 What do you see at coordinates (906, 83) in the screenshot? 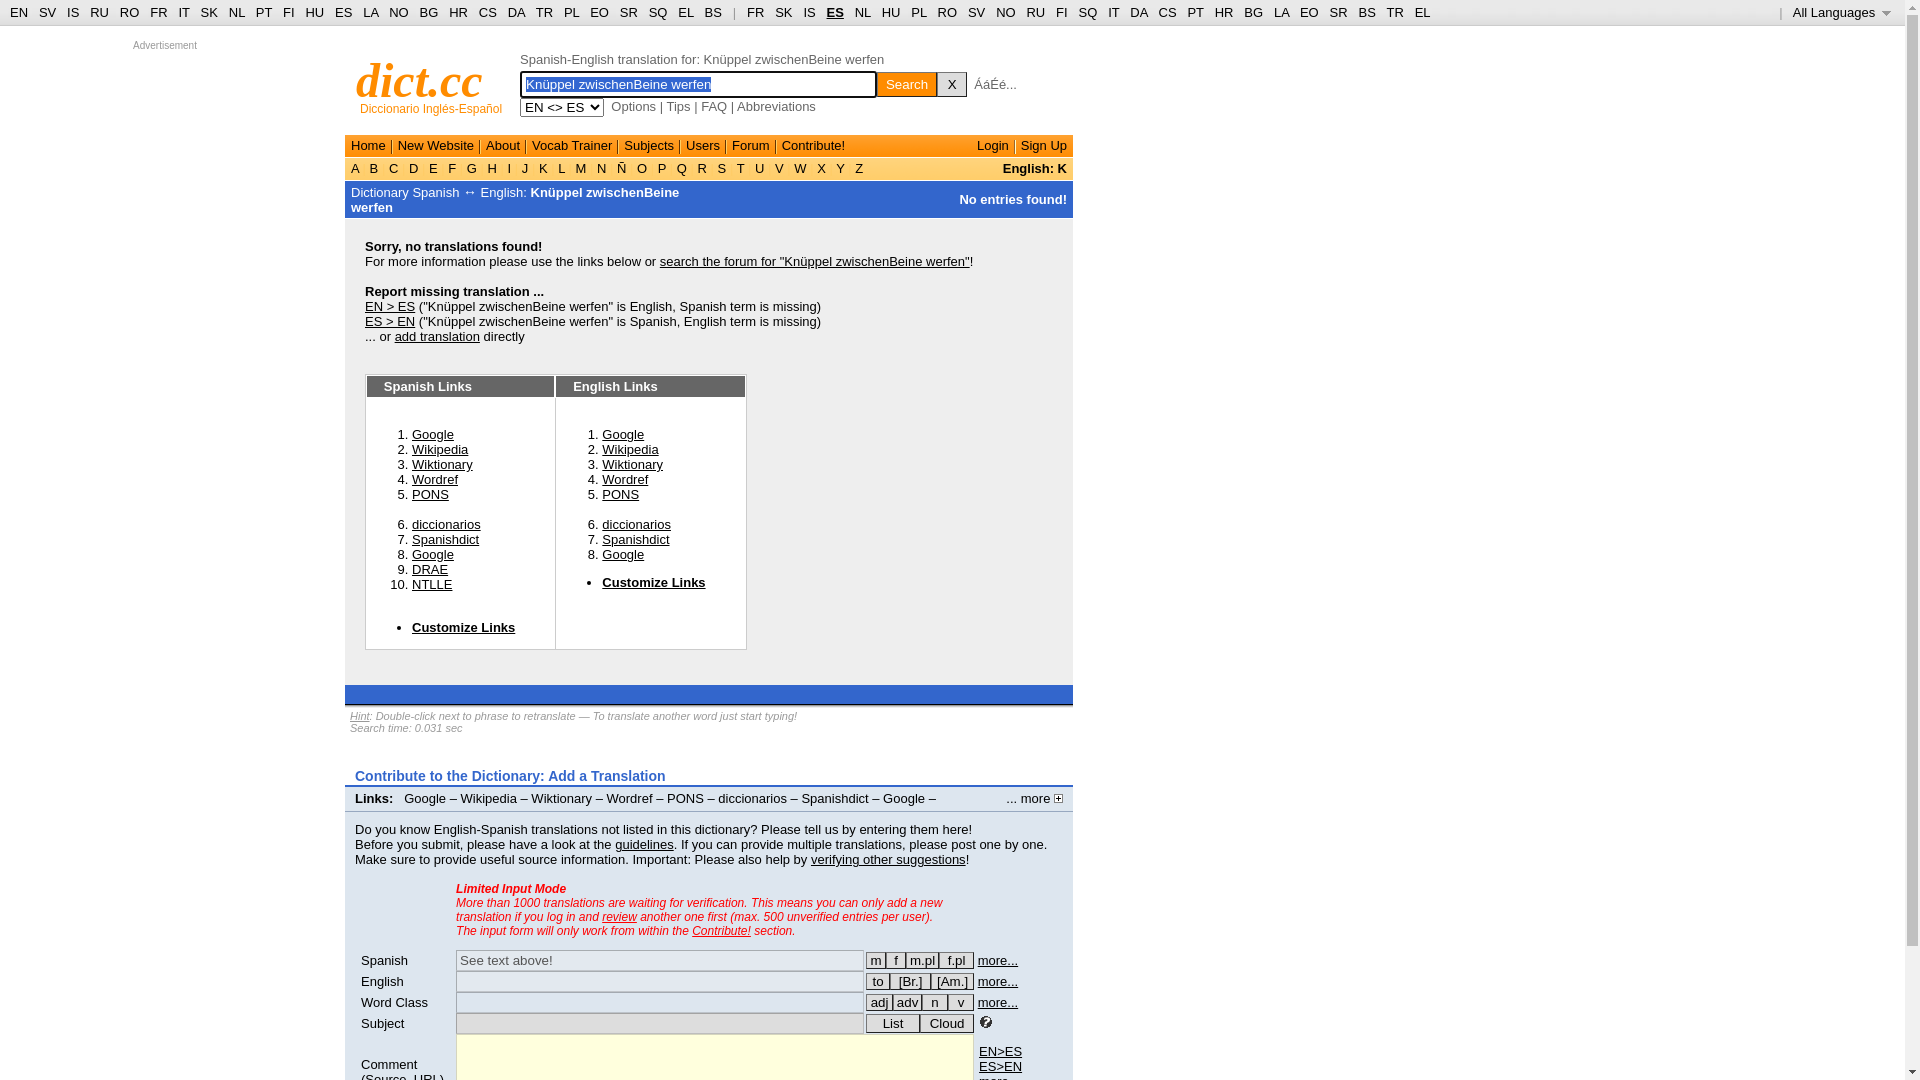
I see `'Search'` at bounding box center [906, 83].